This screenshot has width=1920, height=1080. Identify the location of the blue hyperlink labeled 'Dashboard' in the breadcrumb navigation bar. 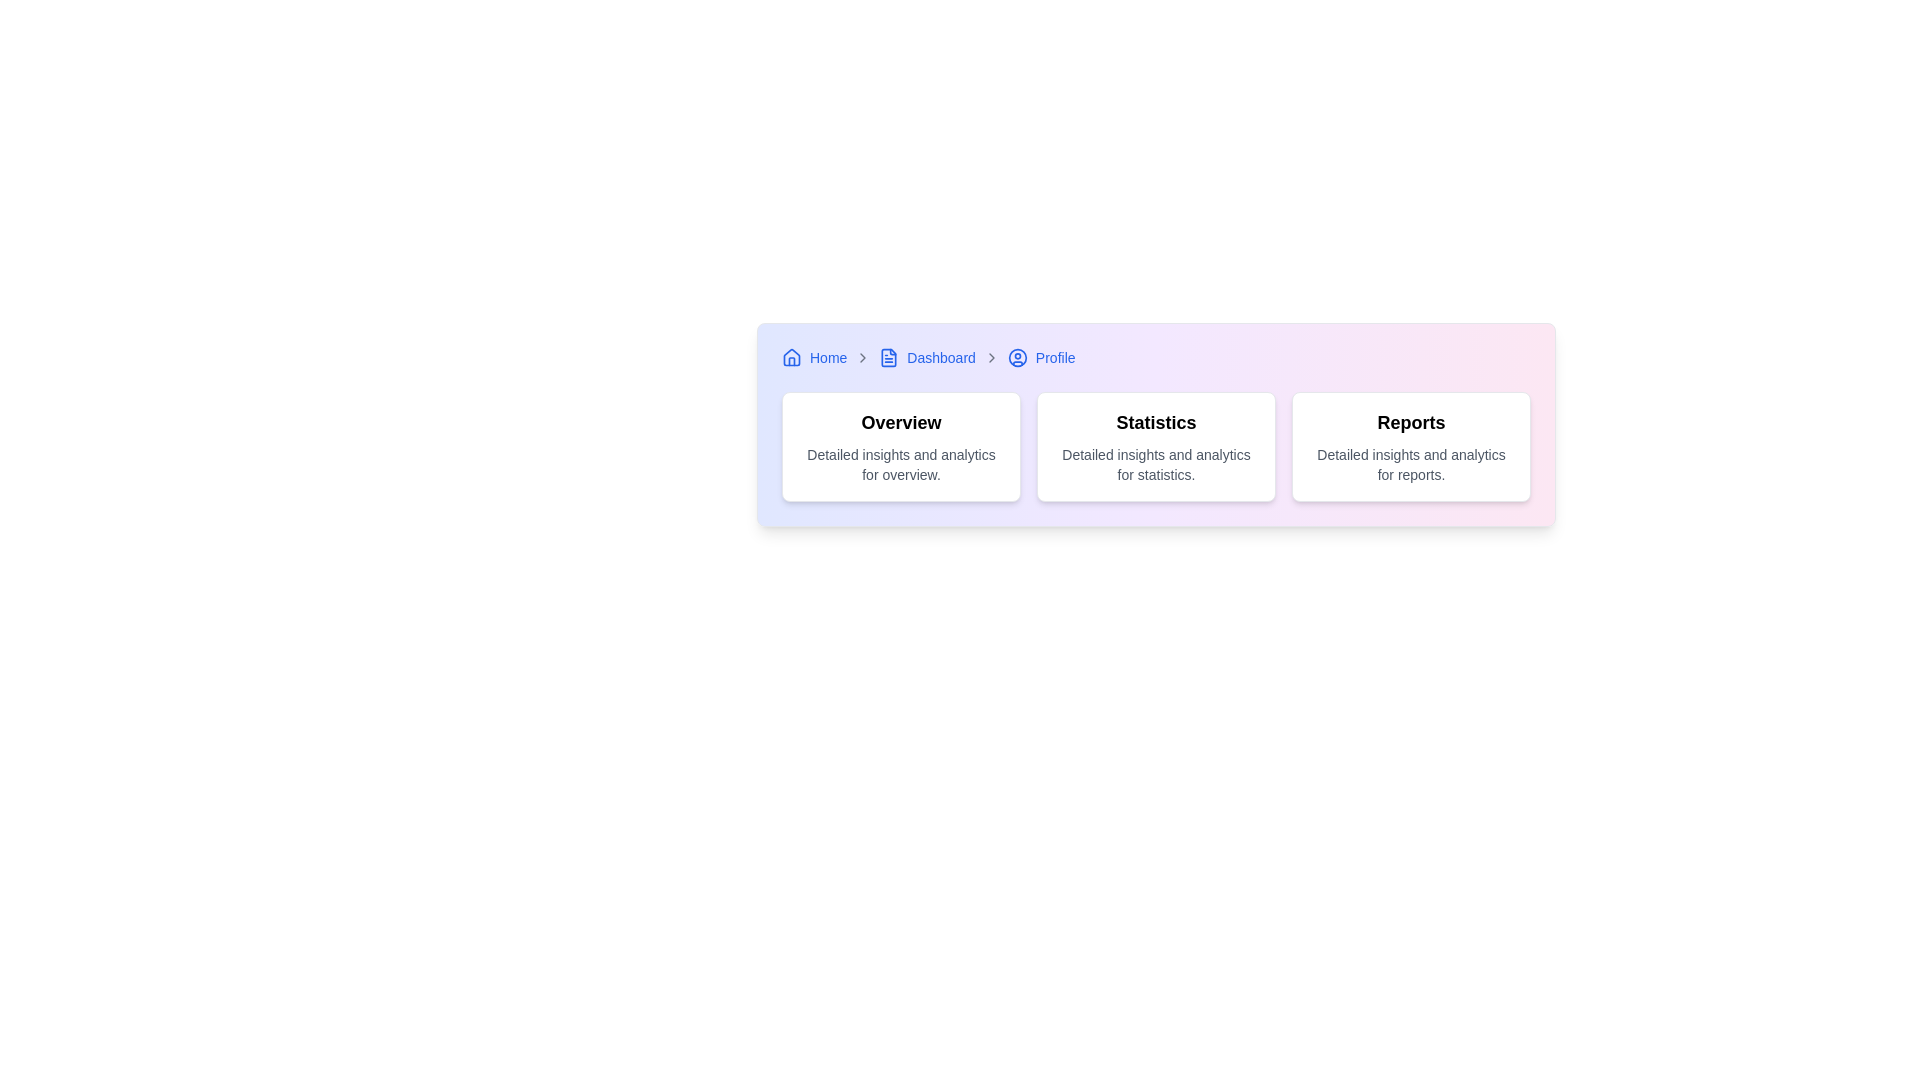
(940, 357).